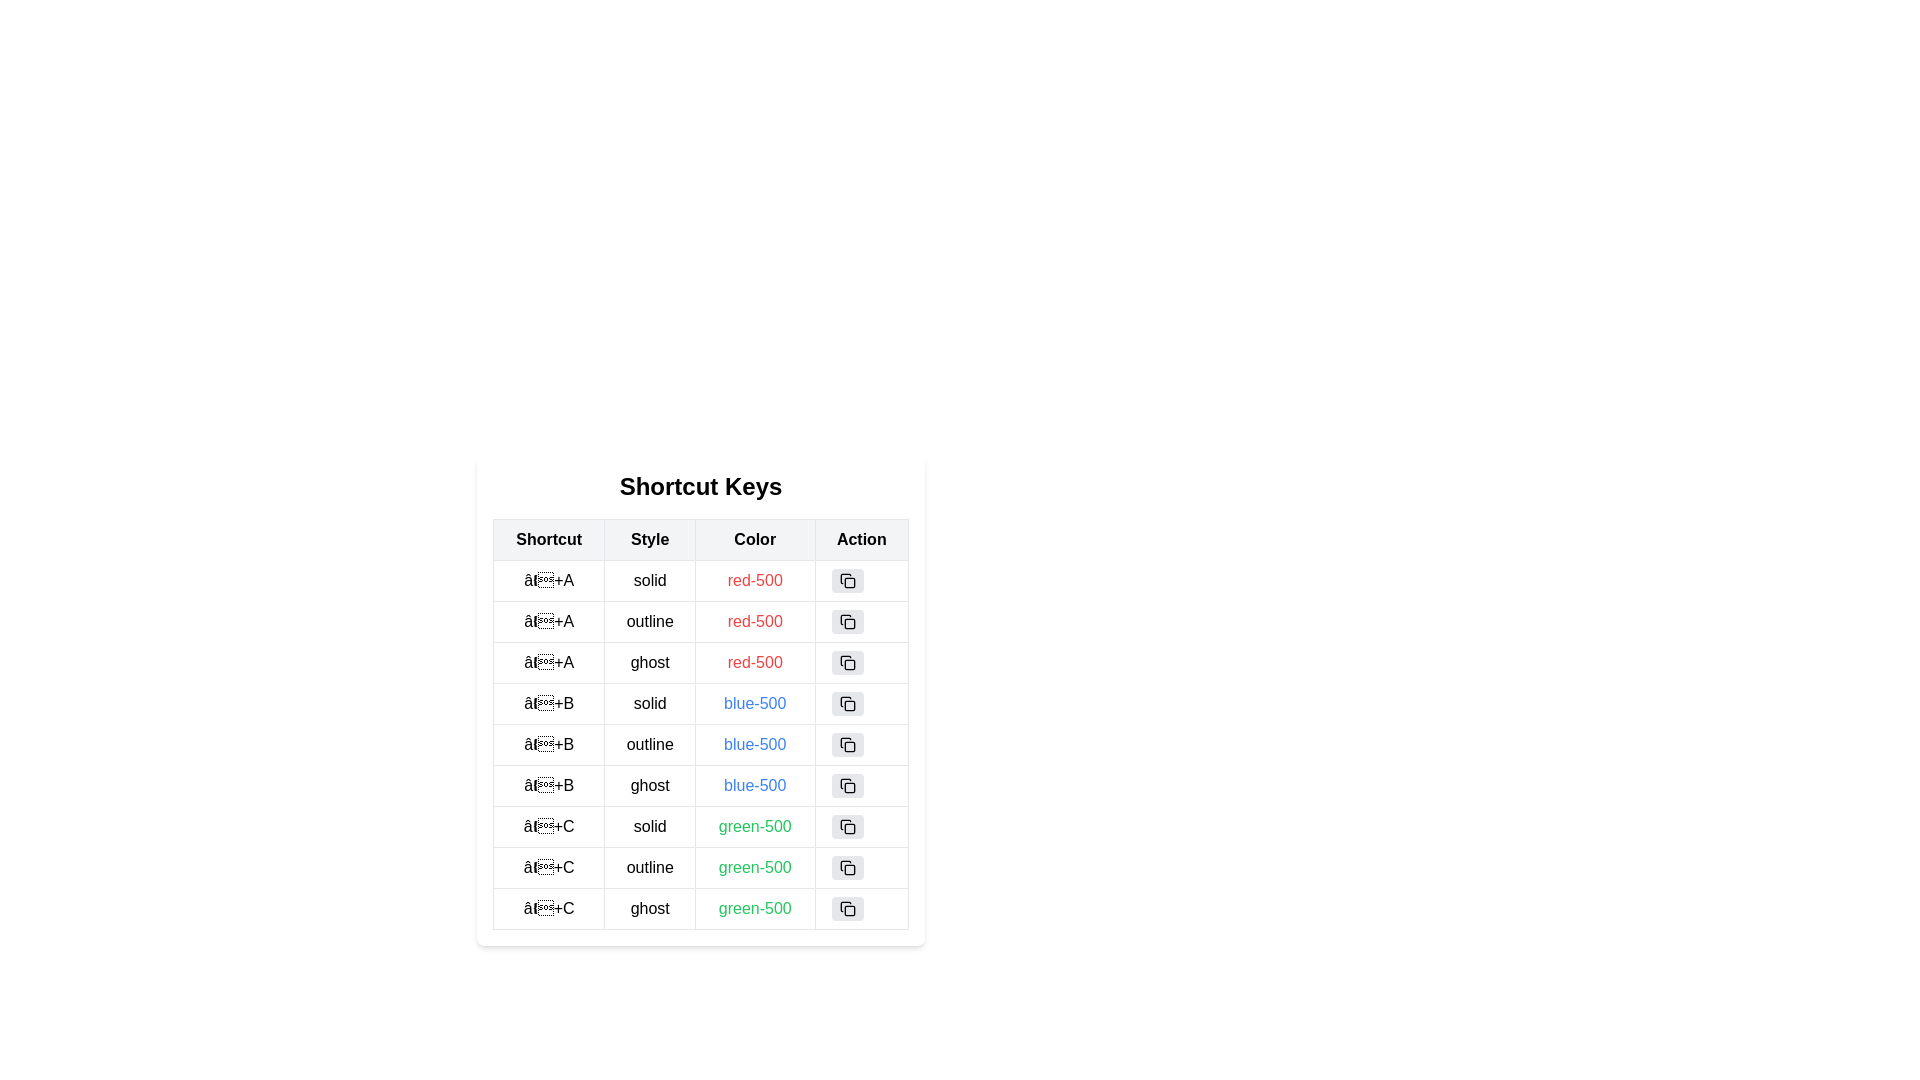  I want to click on the clipboard icon button in the 'Action' column of the table row for 'Ctrl+C' to copy the content, so click(847, 866).